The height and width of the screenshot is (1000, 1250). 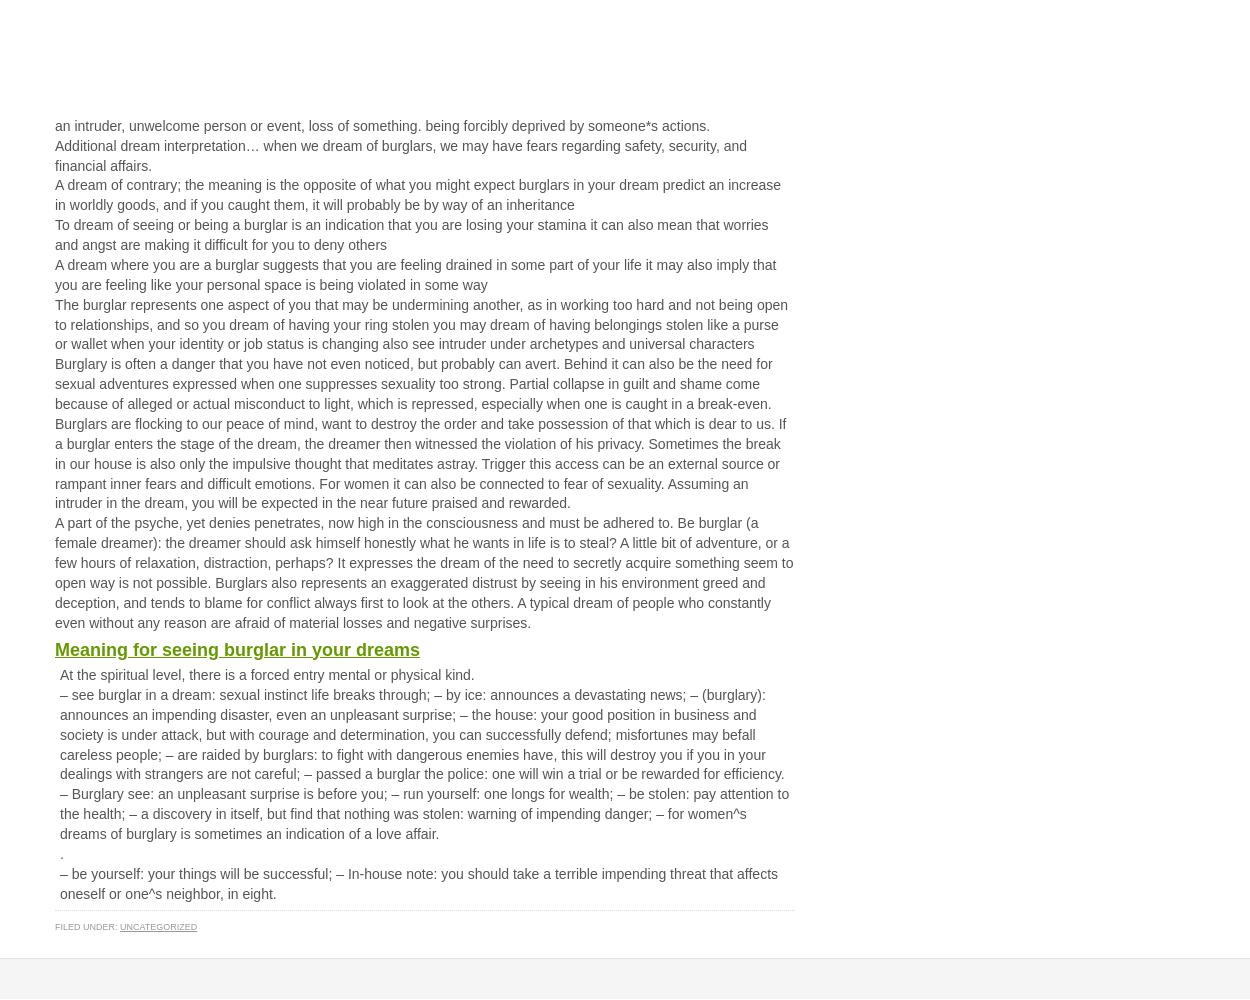 I want to click on 'Additional dream interpretation… when we dream of burglars, we may have fears regarding safety, security, and financial affairs.', so click(x=400, y=155).